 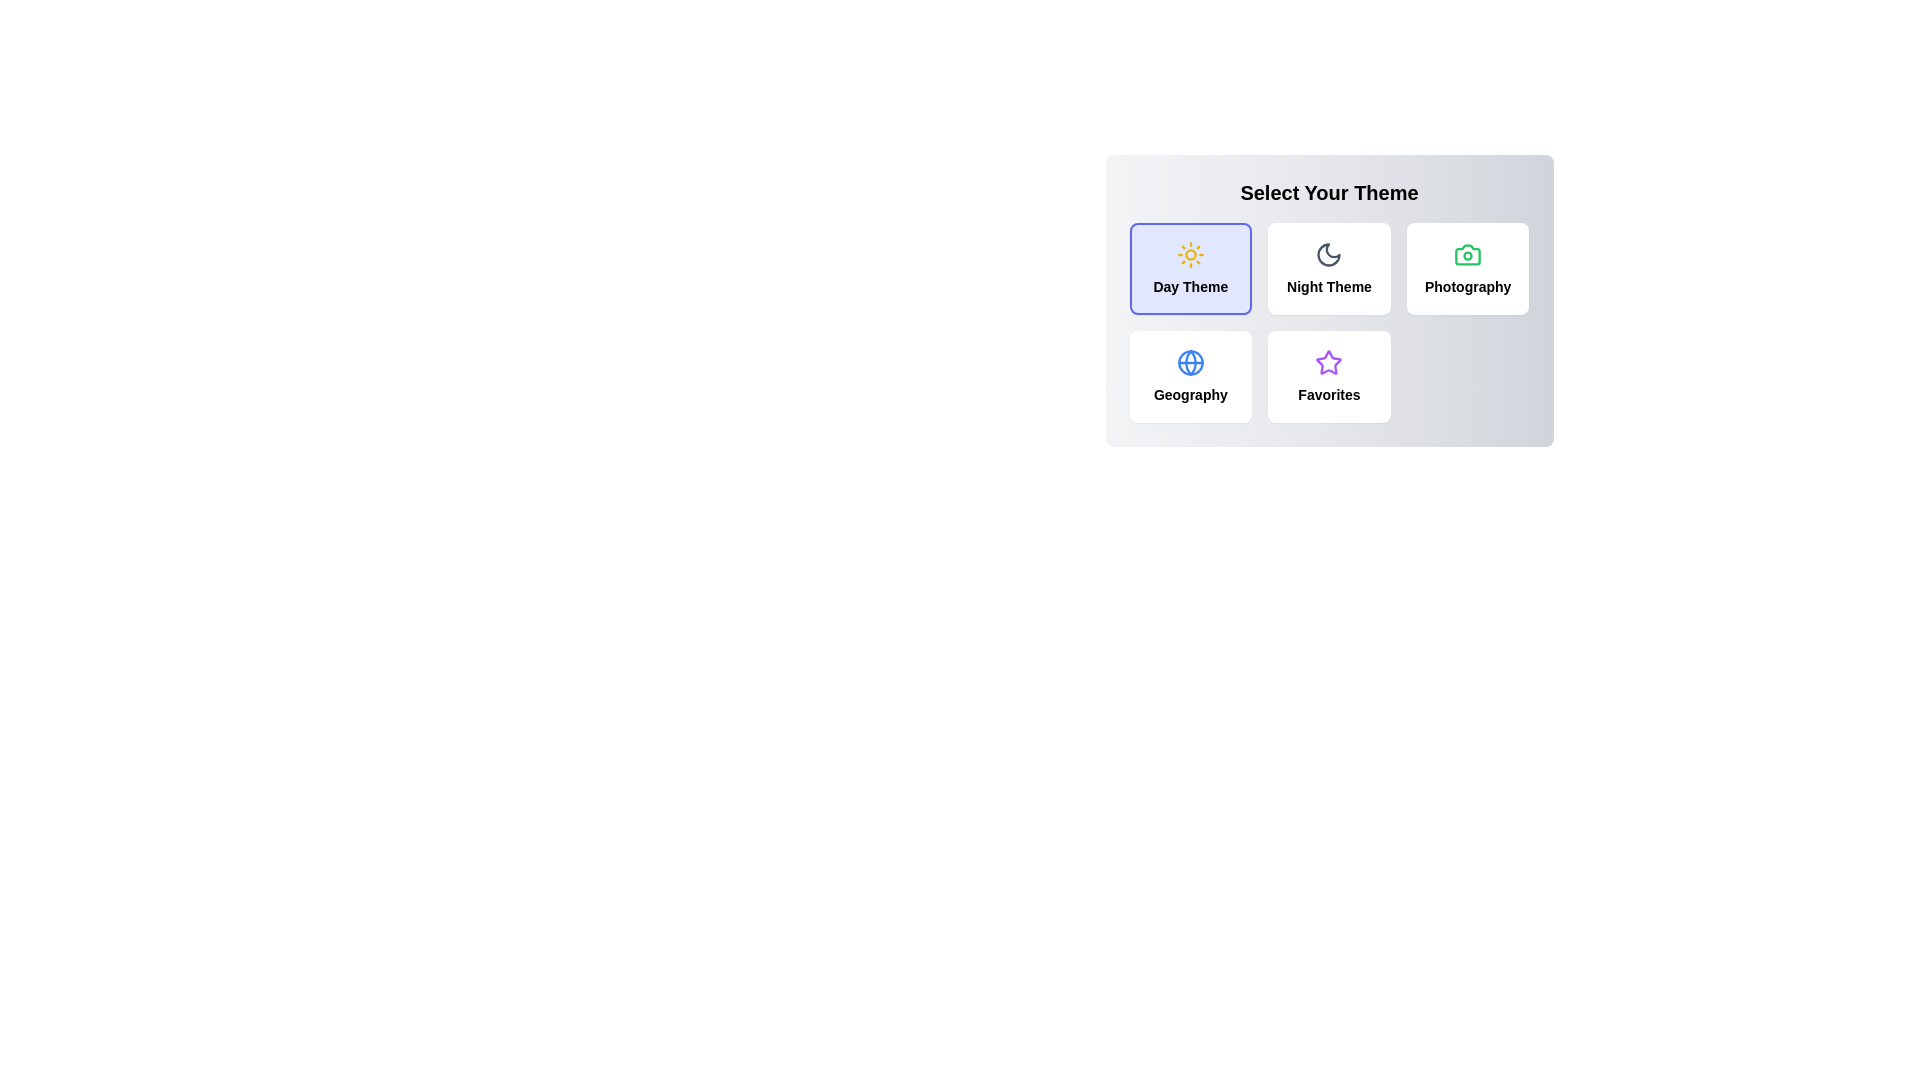 What do you see at coordinates (1329, 362) in the screenshot?
I see `the star icon that signifies favorites, located within the 'Favorites' button in the second row, second column of the theme selection area` at bounding box center [1329, 362].